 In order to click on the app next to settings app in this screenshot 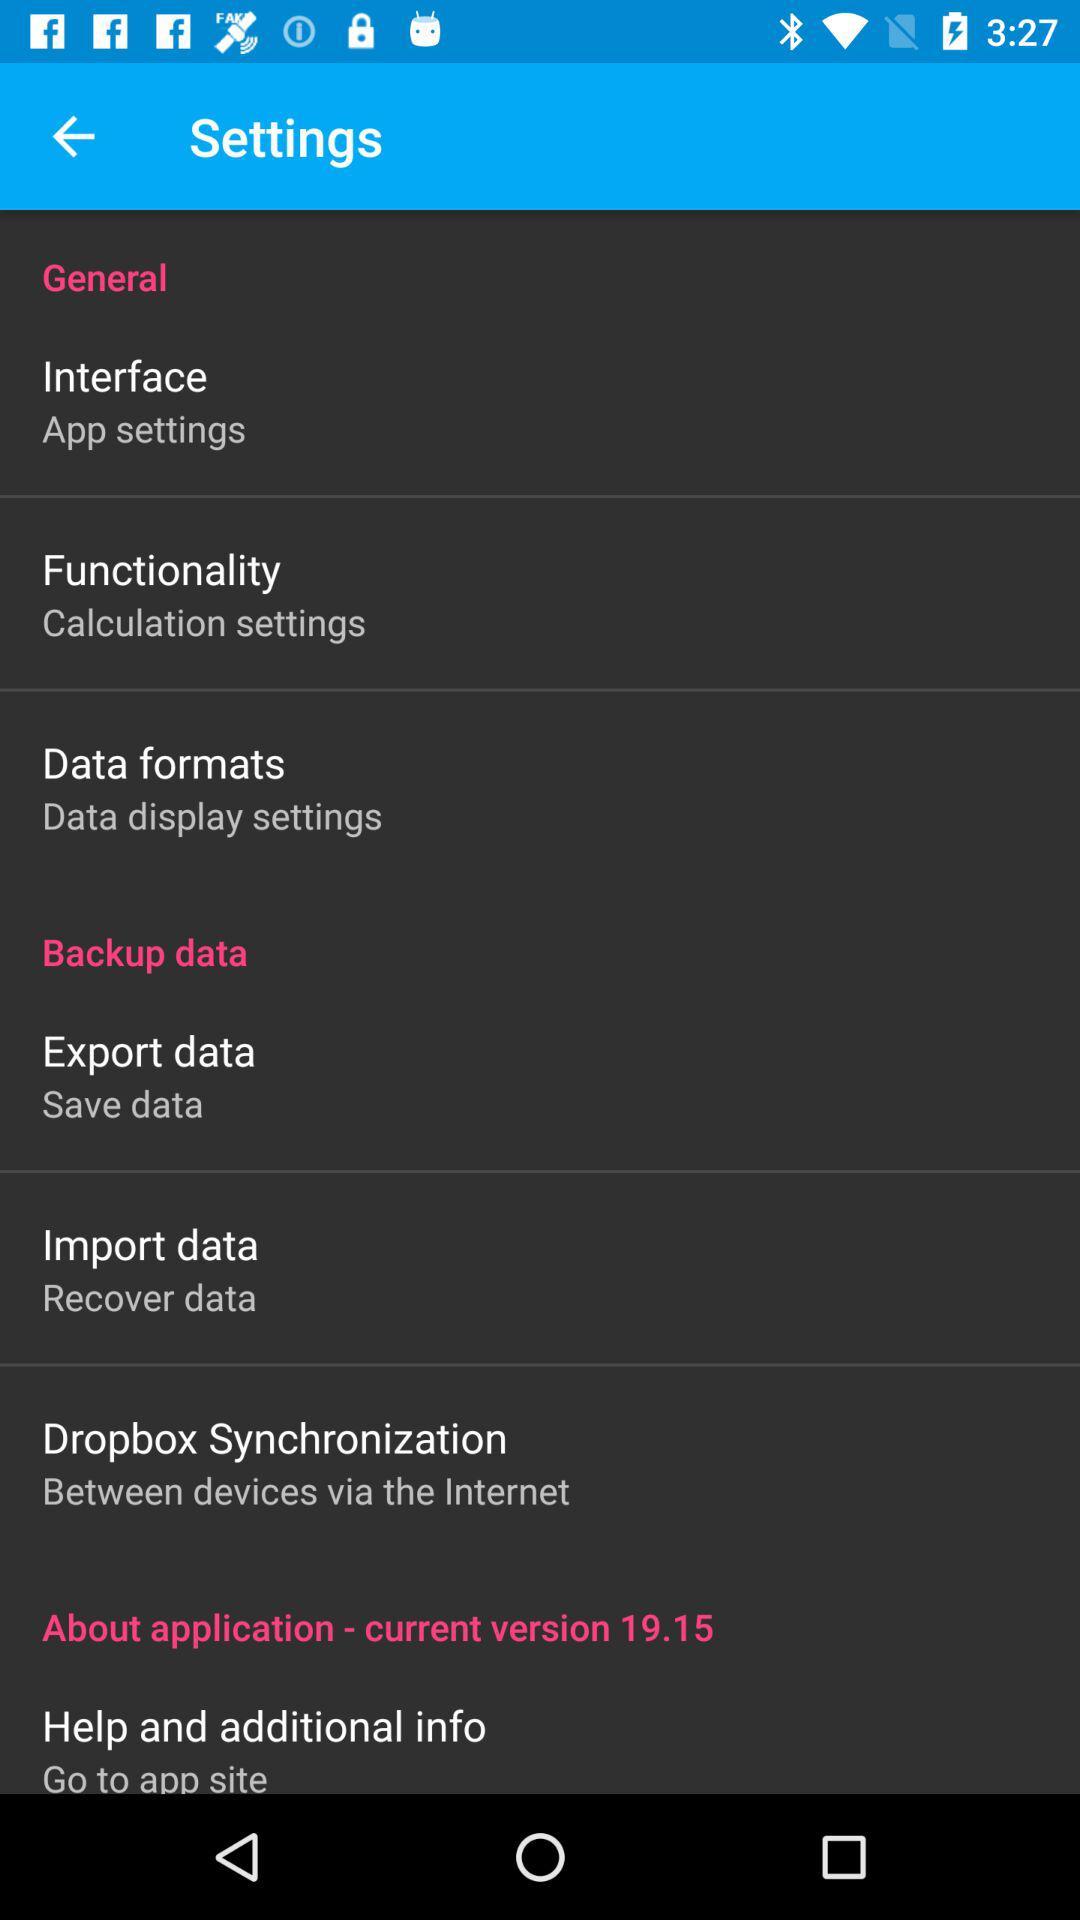, I will do `click(72, 135)`.